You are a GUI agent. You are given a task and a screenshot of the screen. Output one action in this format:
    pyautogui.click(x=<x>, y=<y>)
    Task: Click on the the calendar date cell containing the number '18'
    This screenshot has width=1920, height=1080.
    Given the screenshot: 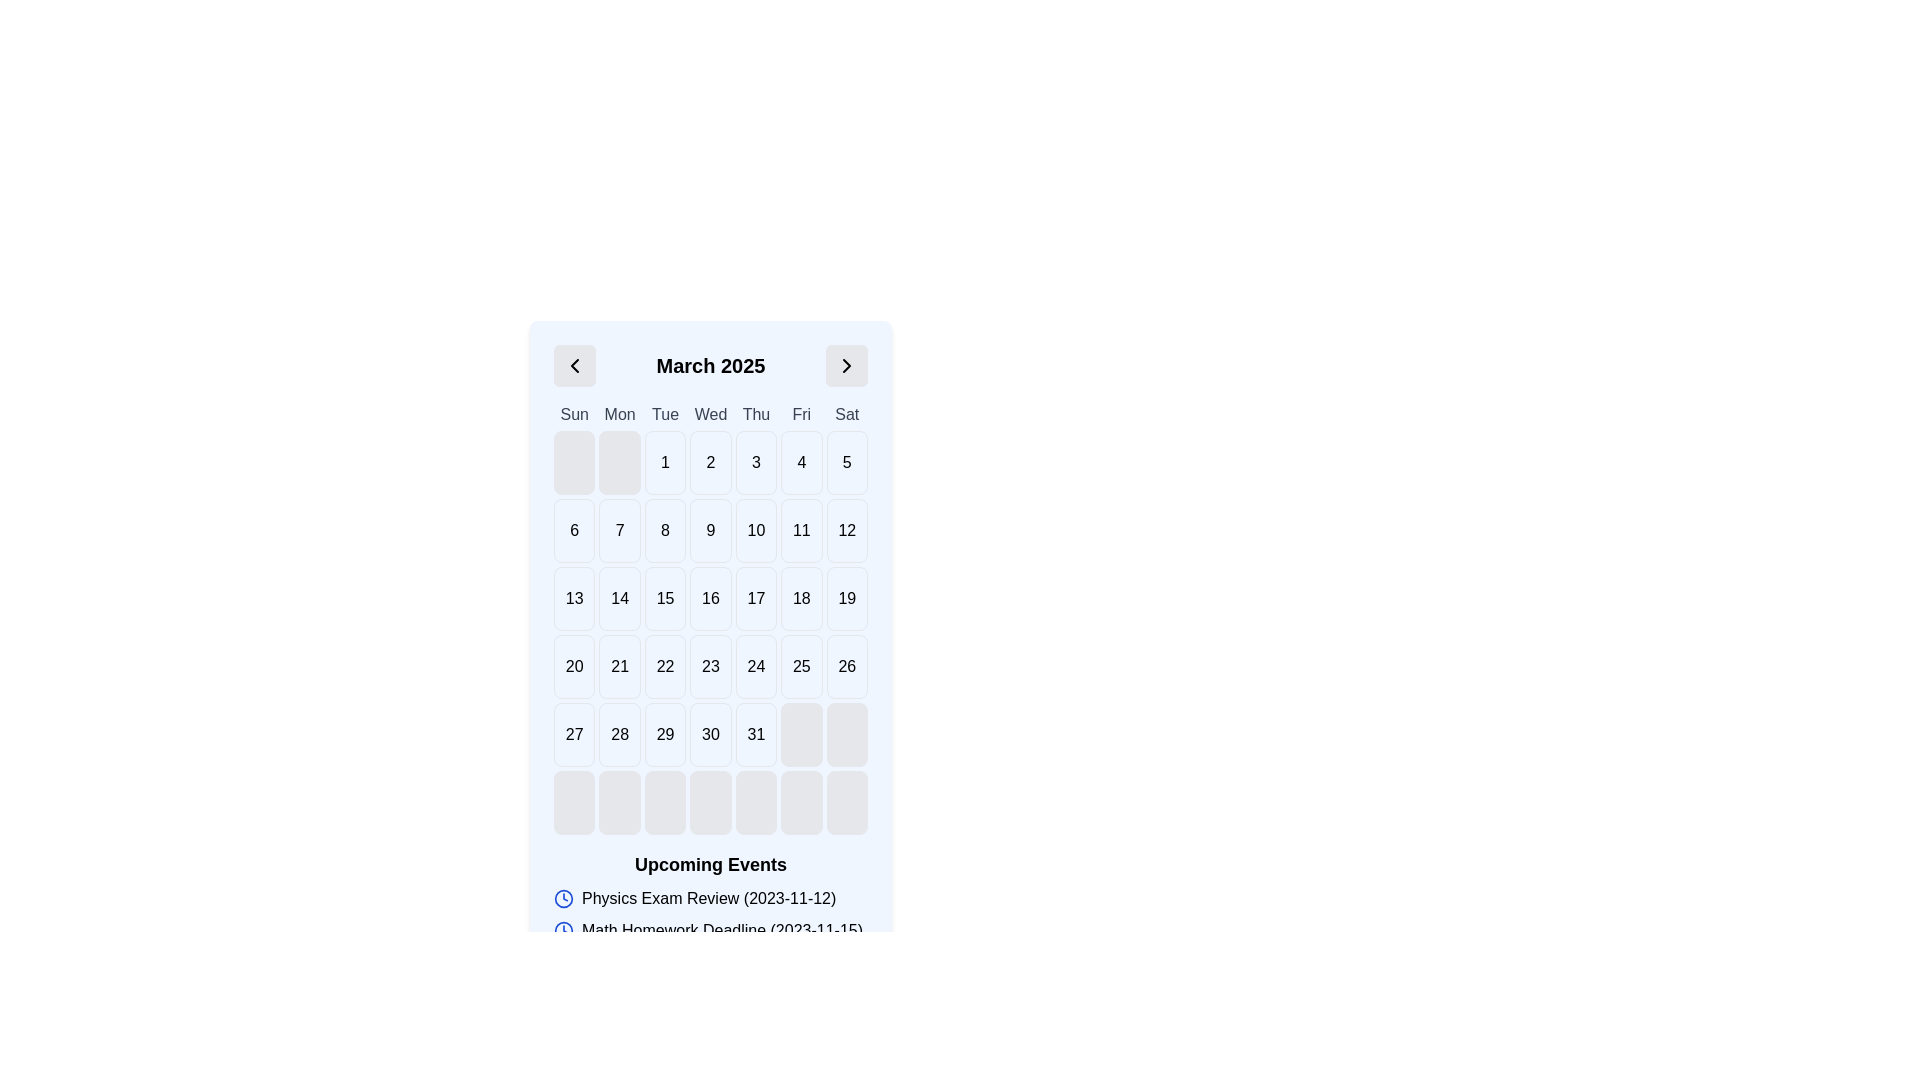 What is the action you would take?
    pyautogui.click(x=801, y=597)
    